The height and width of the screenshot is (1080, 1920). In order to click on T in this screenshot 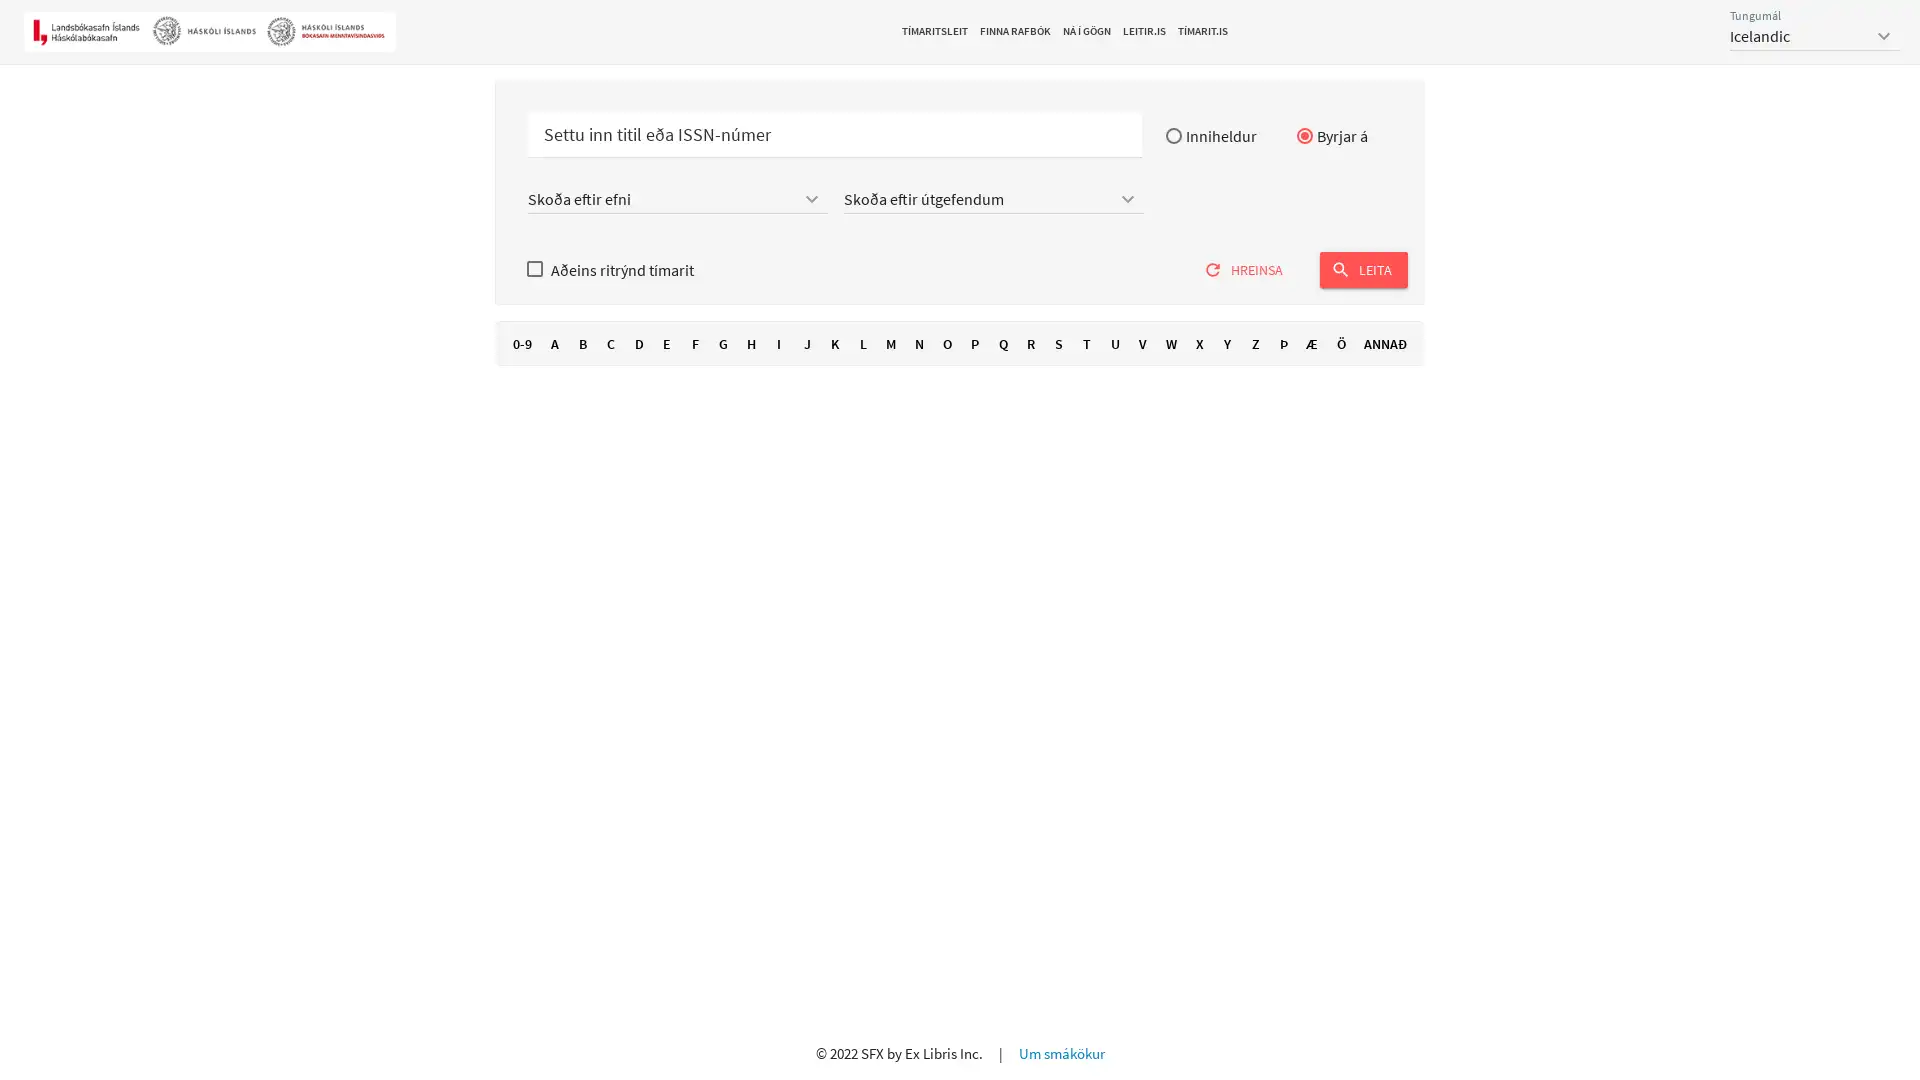, I will do `click(1085, 342)`.